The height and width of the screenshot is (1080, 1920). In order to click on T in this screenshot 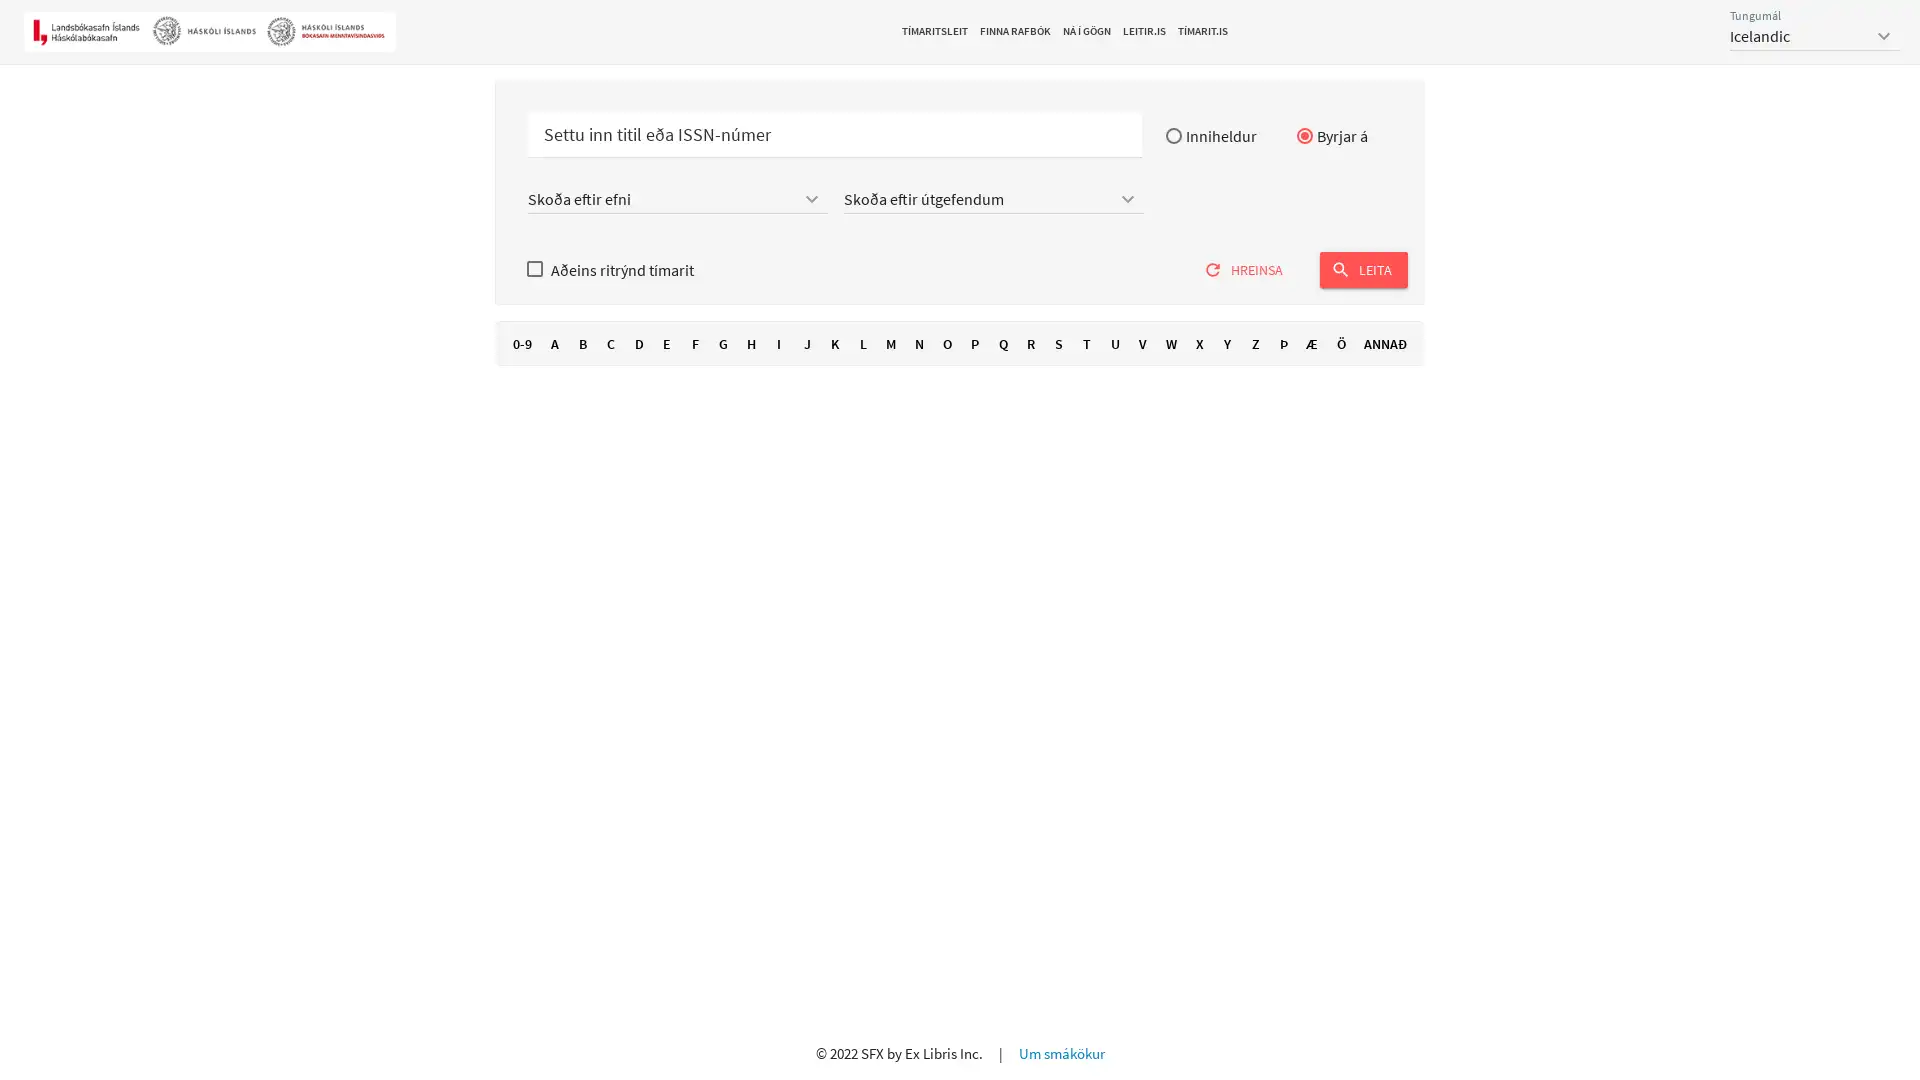, I will do `click(1085, 342)`.